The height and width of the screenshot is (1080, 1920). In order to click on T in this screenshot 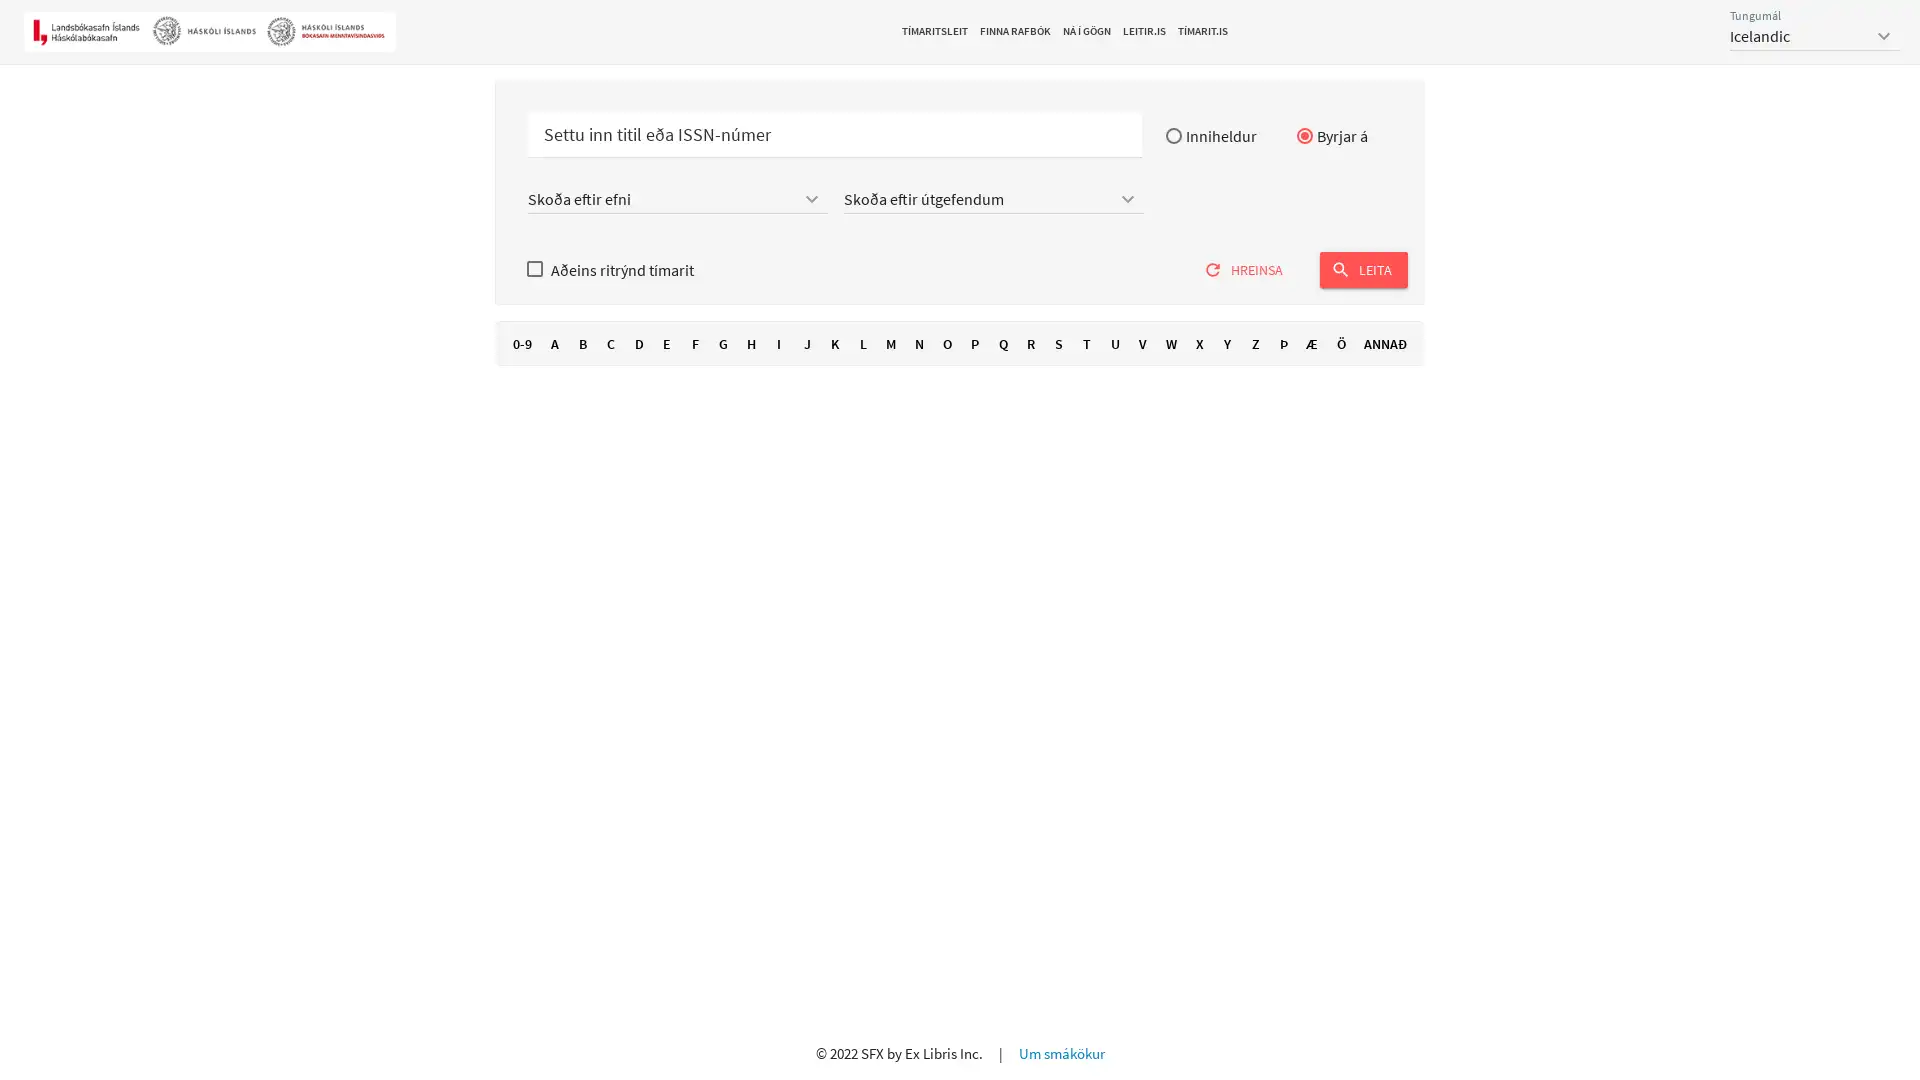, I will do `click(1085, 342)`.